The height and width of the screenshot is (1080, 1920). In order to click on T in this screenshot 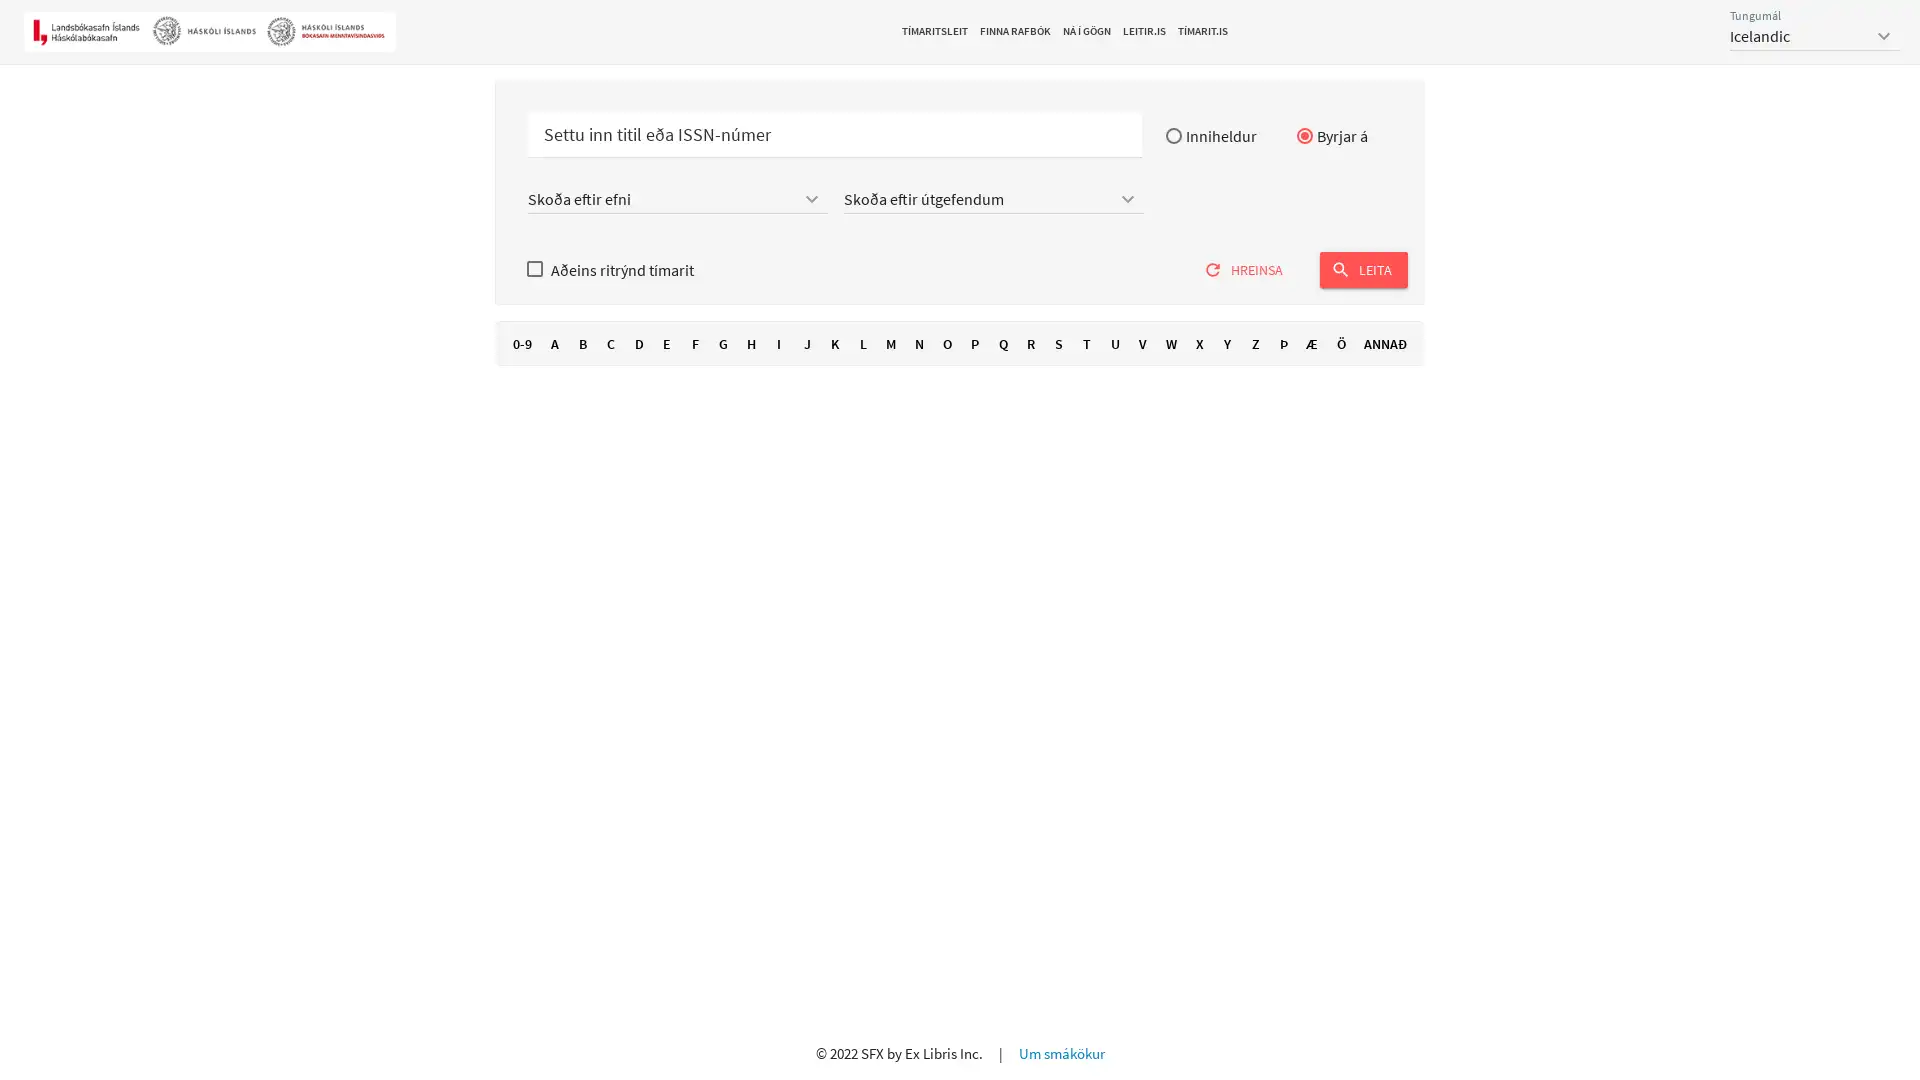, I will do `click(1085, 342)`.